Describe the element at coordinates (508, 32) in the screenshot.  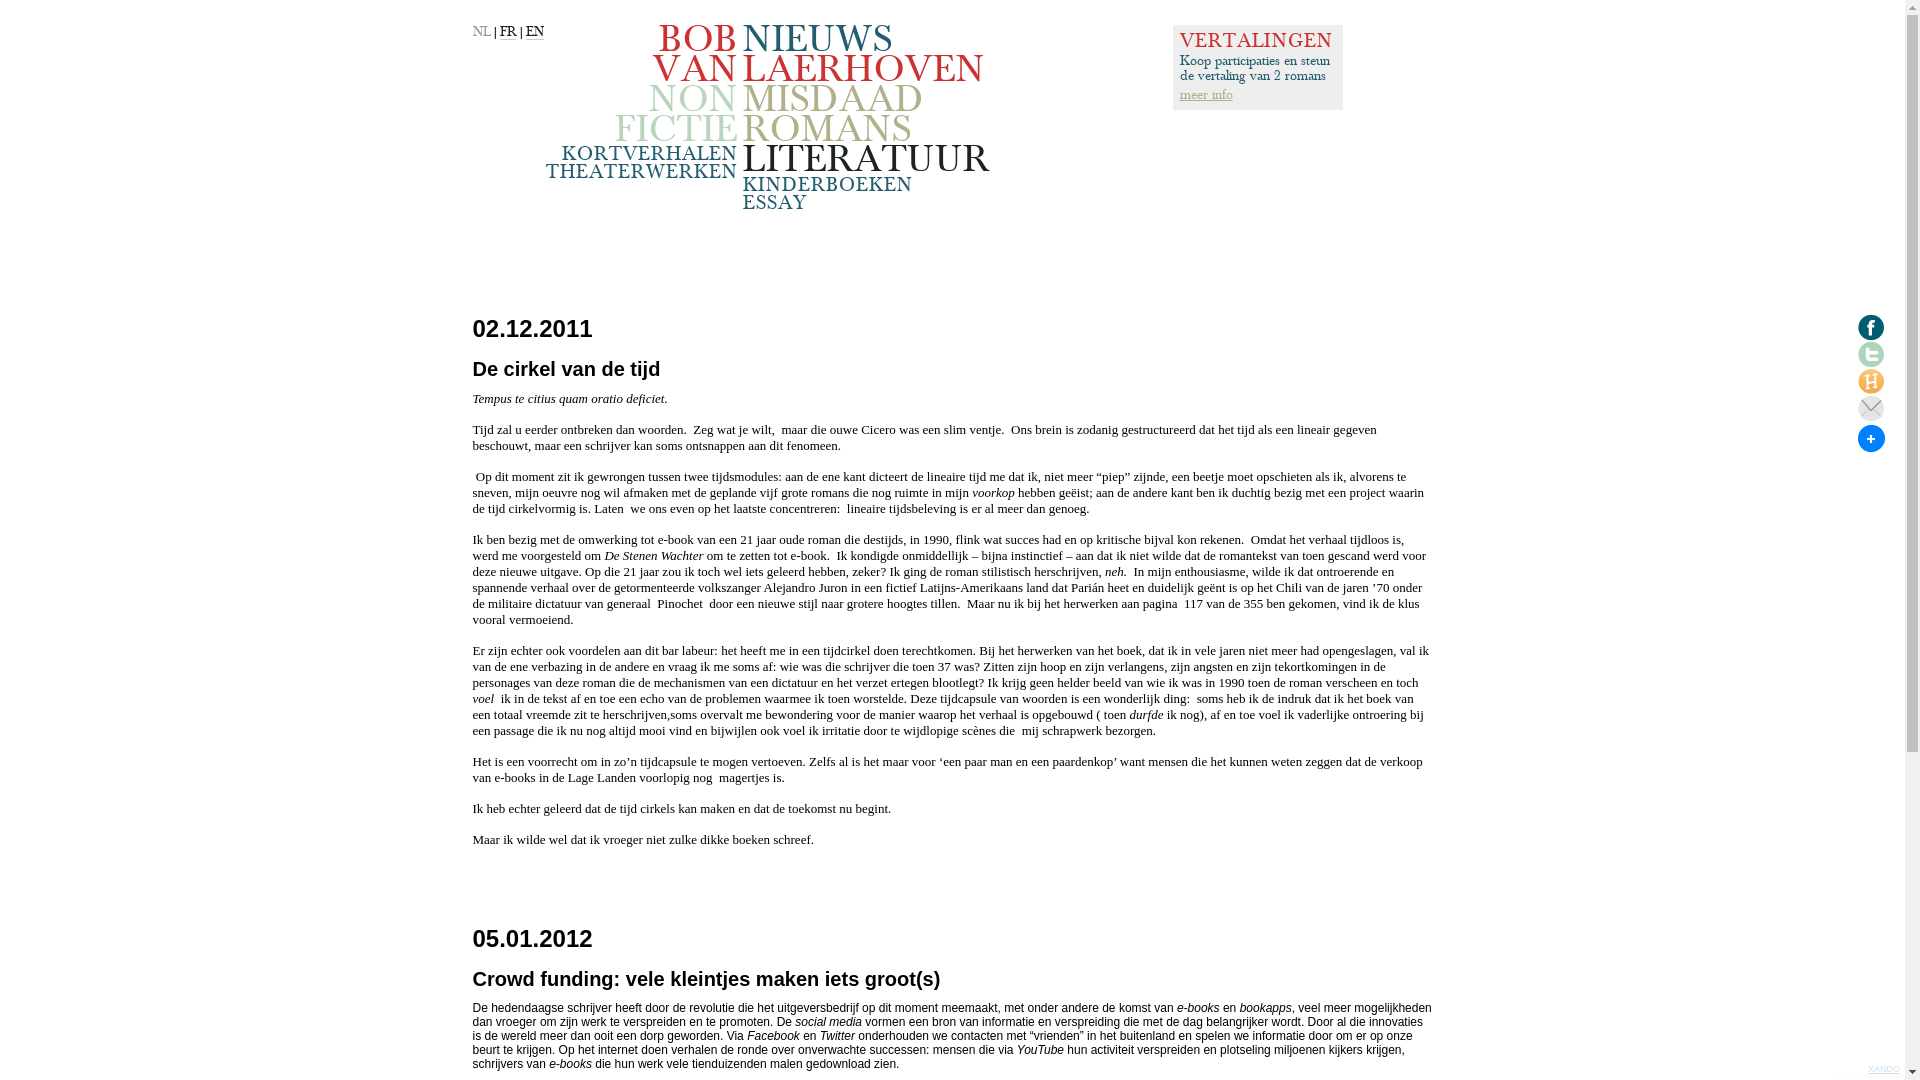
I see `'FR'` at that location.